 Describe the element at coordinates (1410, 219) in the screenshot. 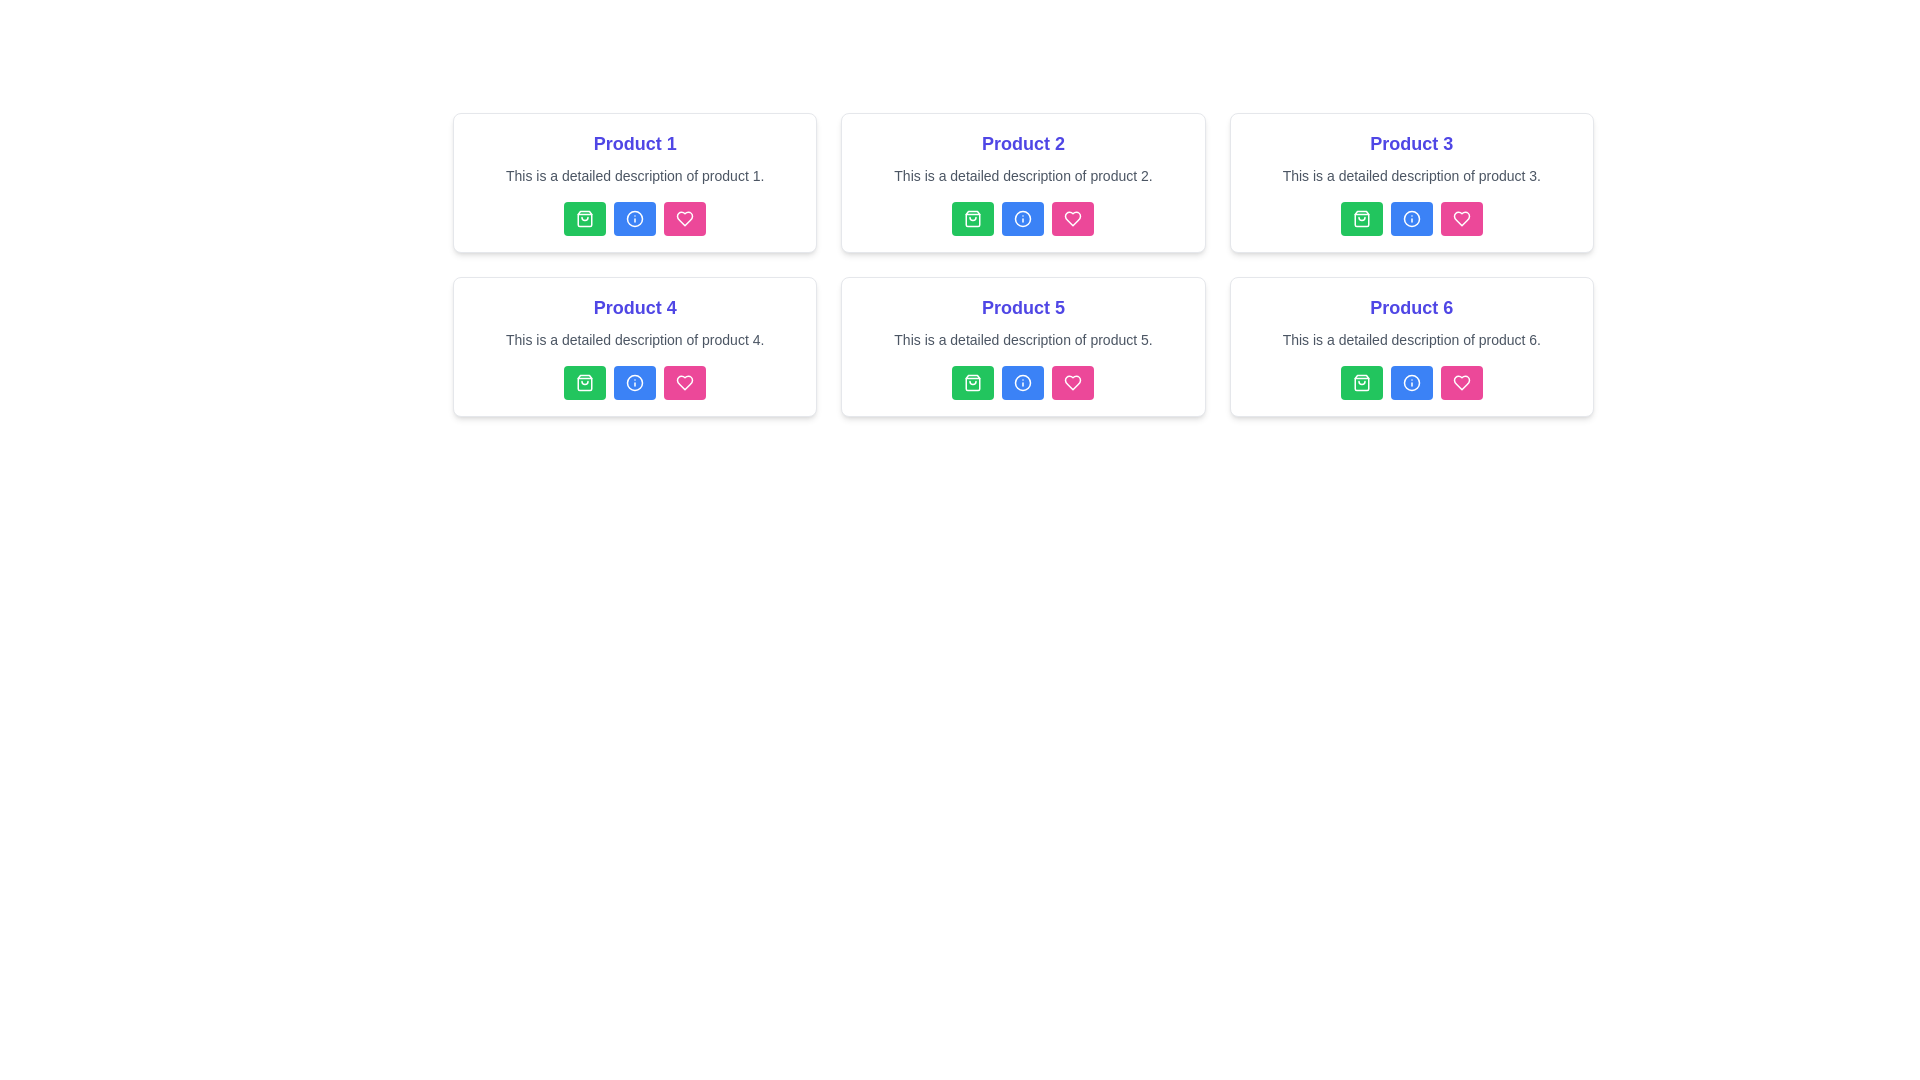

I see `the blue rounded rectangular button with a white information icon in the center, located below the title 'Product 3' and positioned between a green shopping bag button and a pink heart button` at that location.